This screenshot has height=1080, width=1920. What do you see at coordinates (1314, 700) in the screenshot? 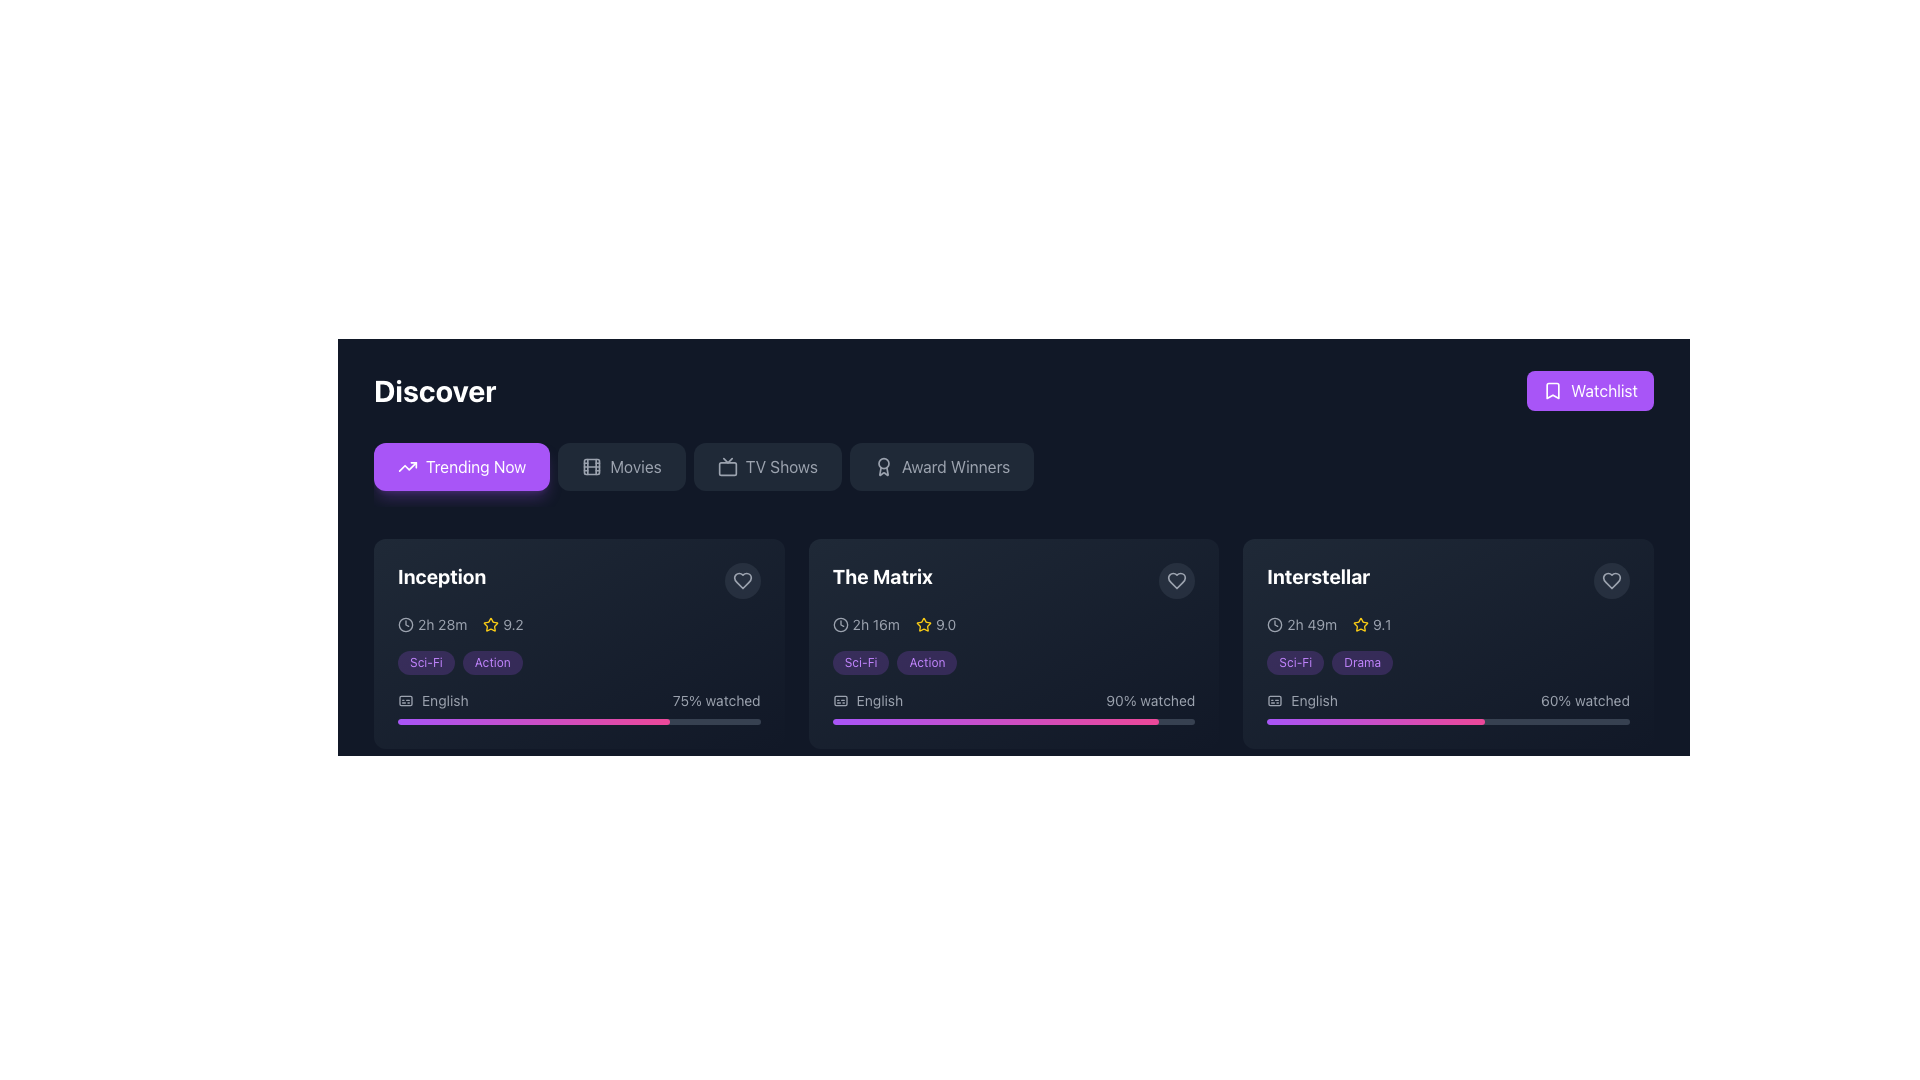
I see `the 'English' text label indicating the language of the movie 'Interstellar', which is located above a progress bar and to the right of a subtitles icon` at bounding box center [1314, 700].